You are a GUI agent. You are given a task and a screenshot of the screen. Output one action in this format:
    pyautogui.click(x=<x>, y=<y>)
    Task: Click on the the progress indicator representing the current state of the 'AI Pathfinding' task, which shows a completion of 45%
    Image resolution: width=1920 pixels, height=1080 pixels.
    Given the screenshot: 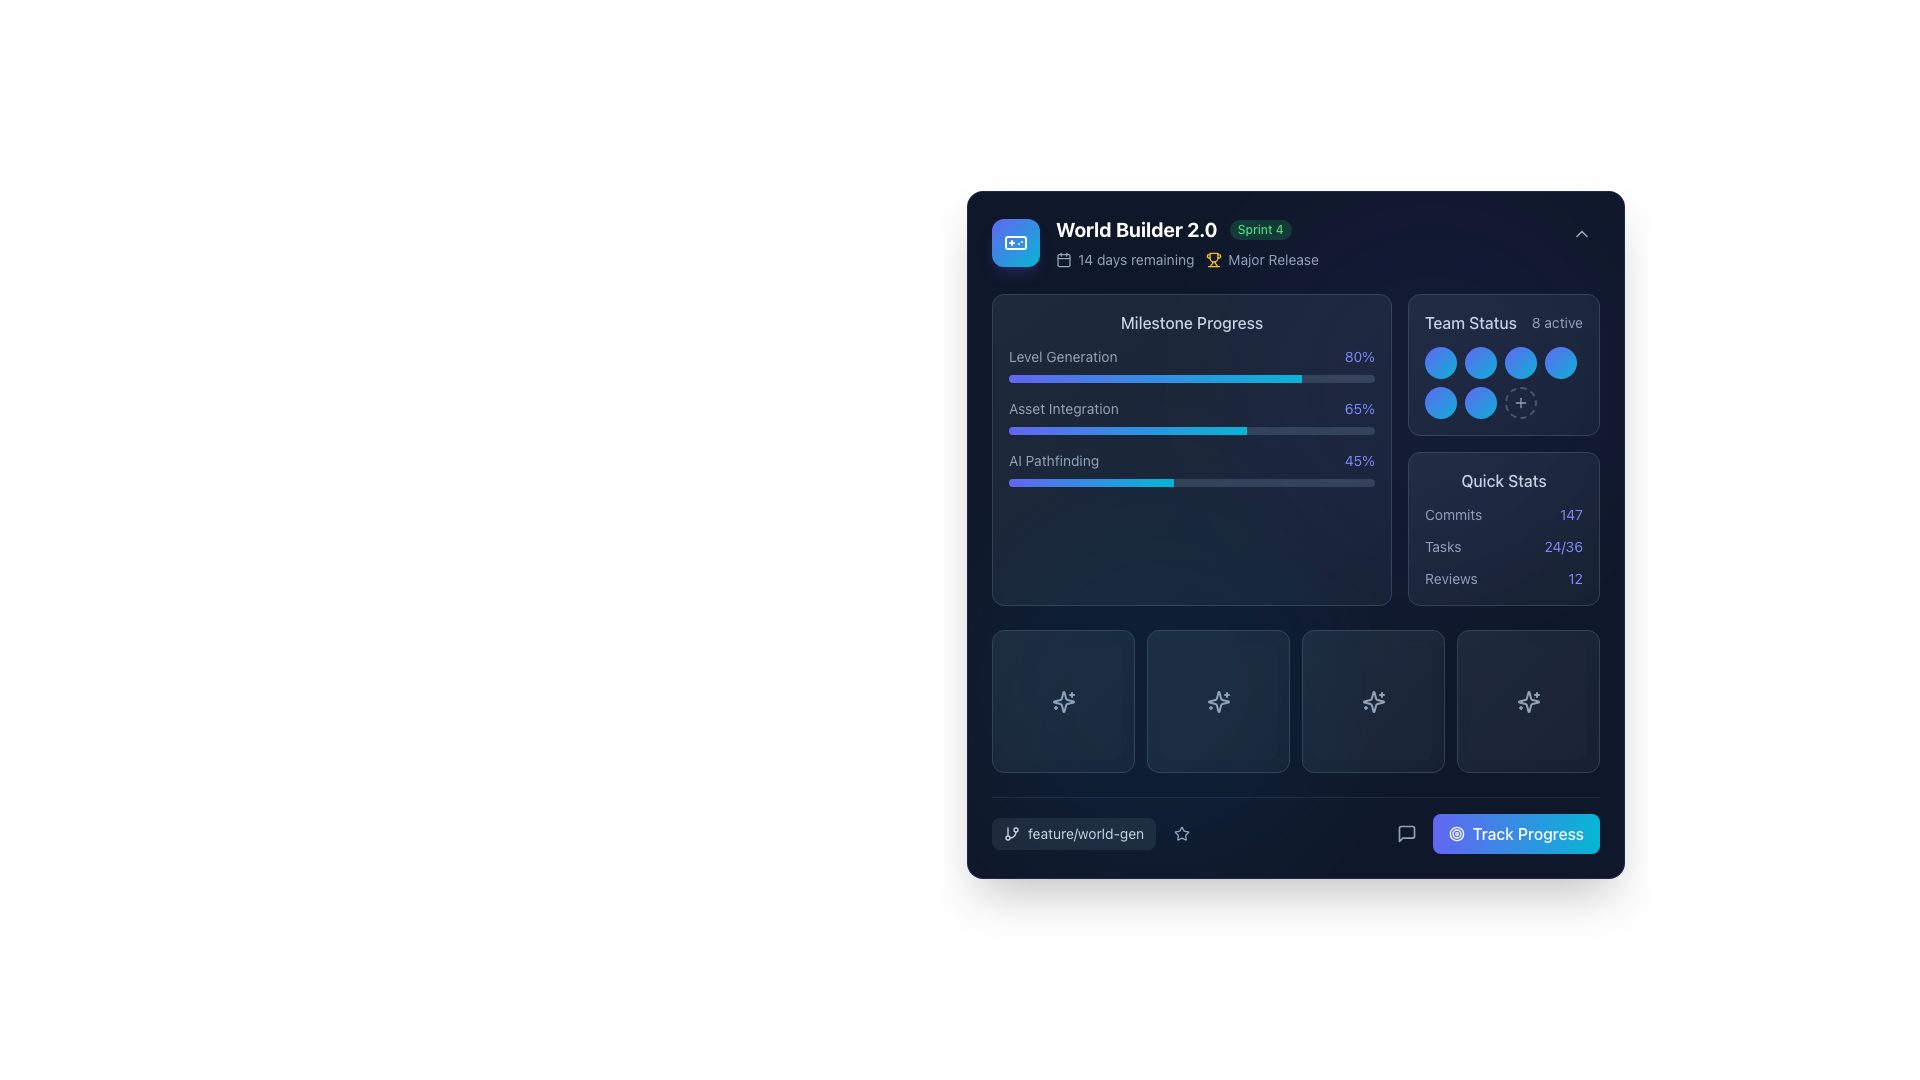 What is the action you would take?
    pyautogui.click(x=1191, y=469)
    